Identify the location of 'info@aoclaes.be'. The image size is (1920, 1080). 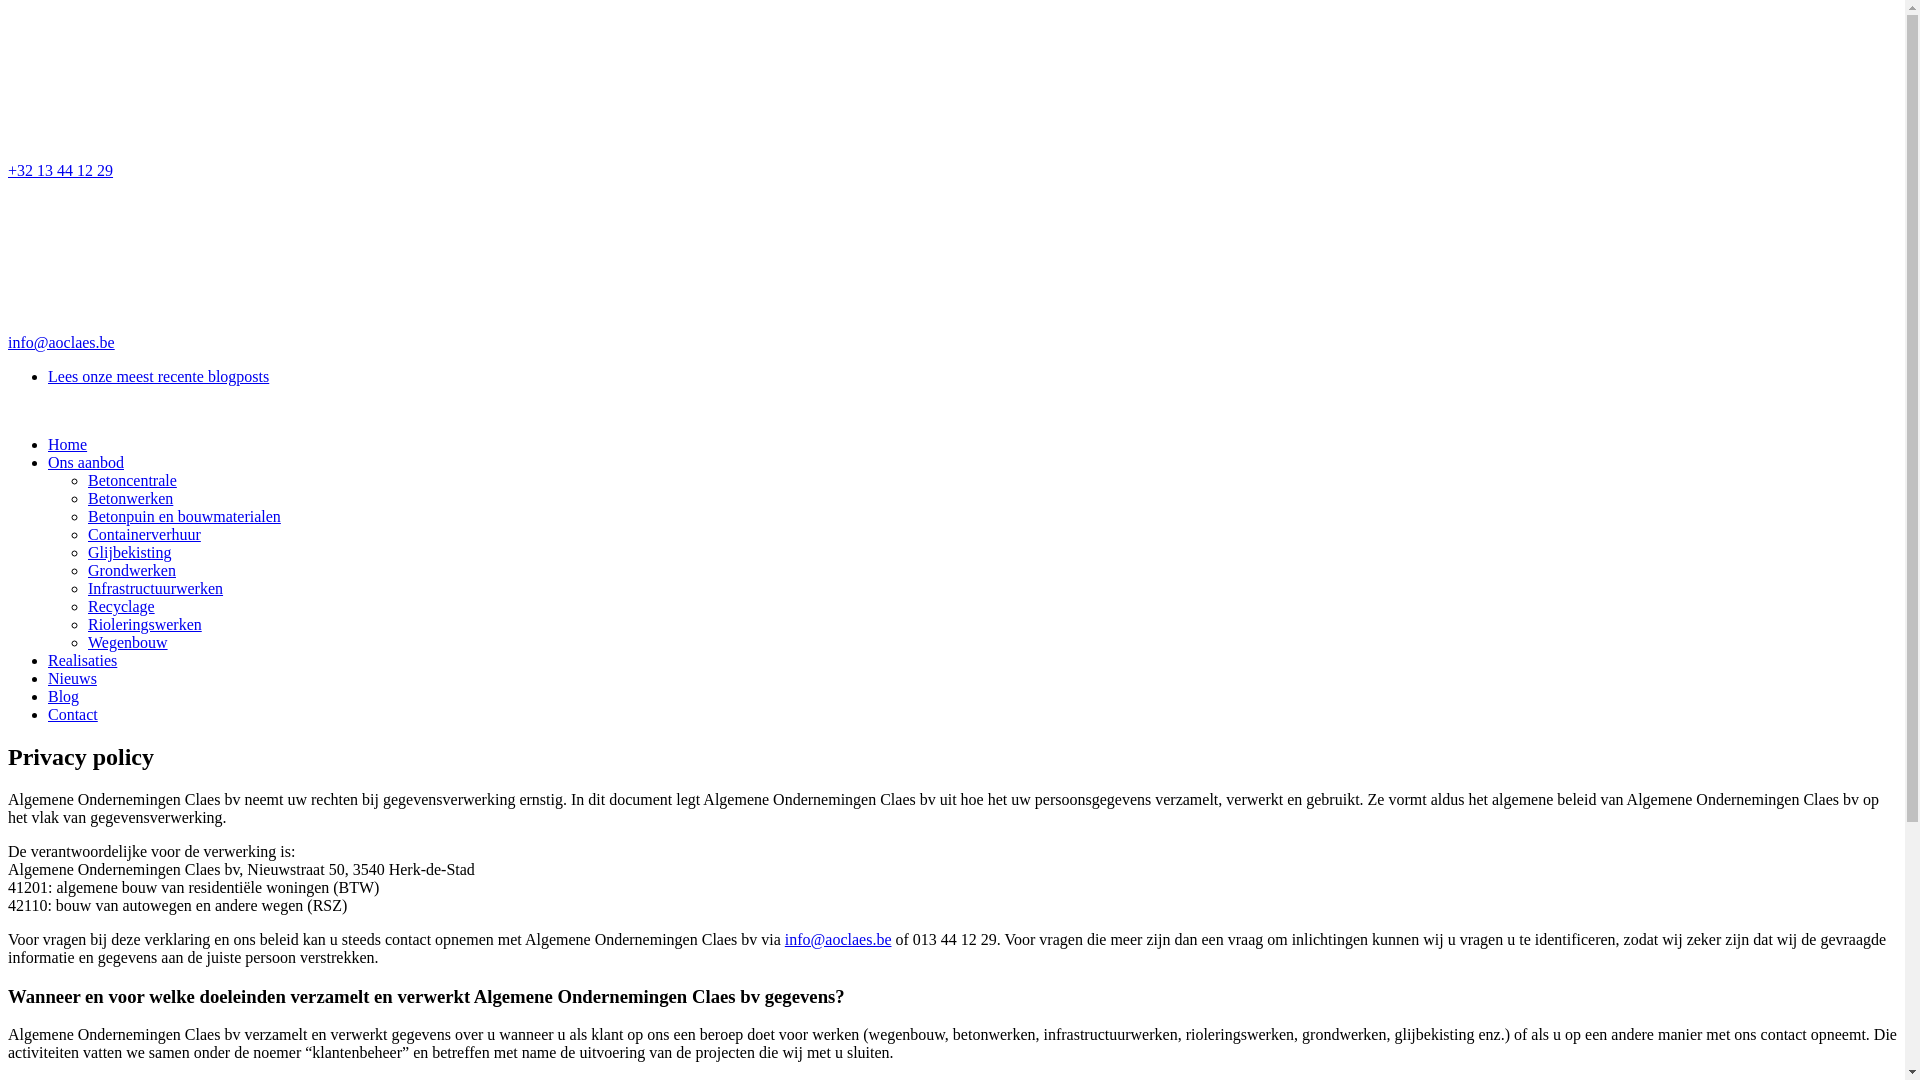
(8, 265).